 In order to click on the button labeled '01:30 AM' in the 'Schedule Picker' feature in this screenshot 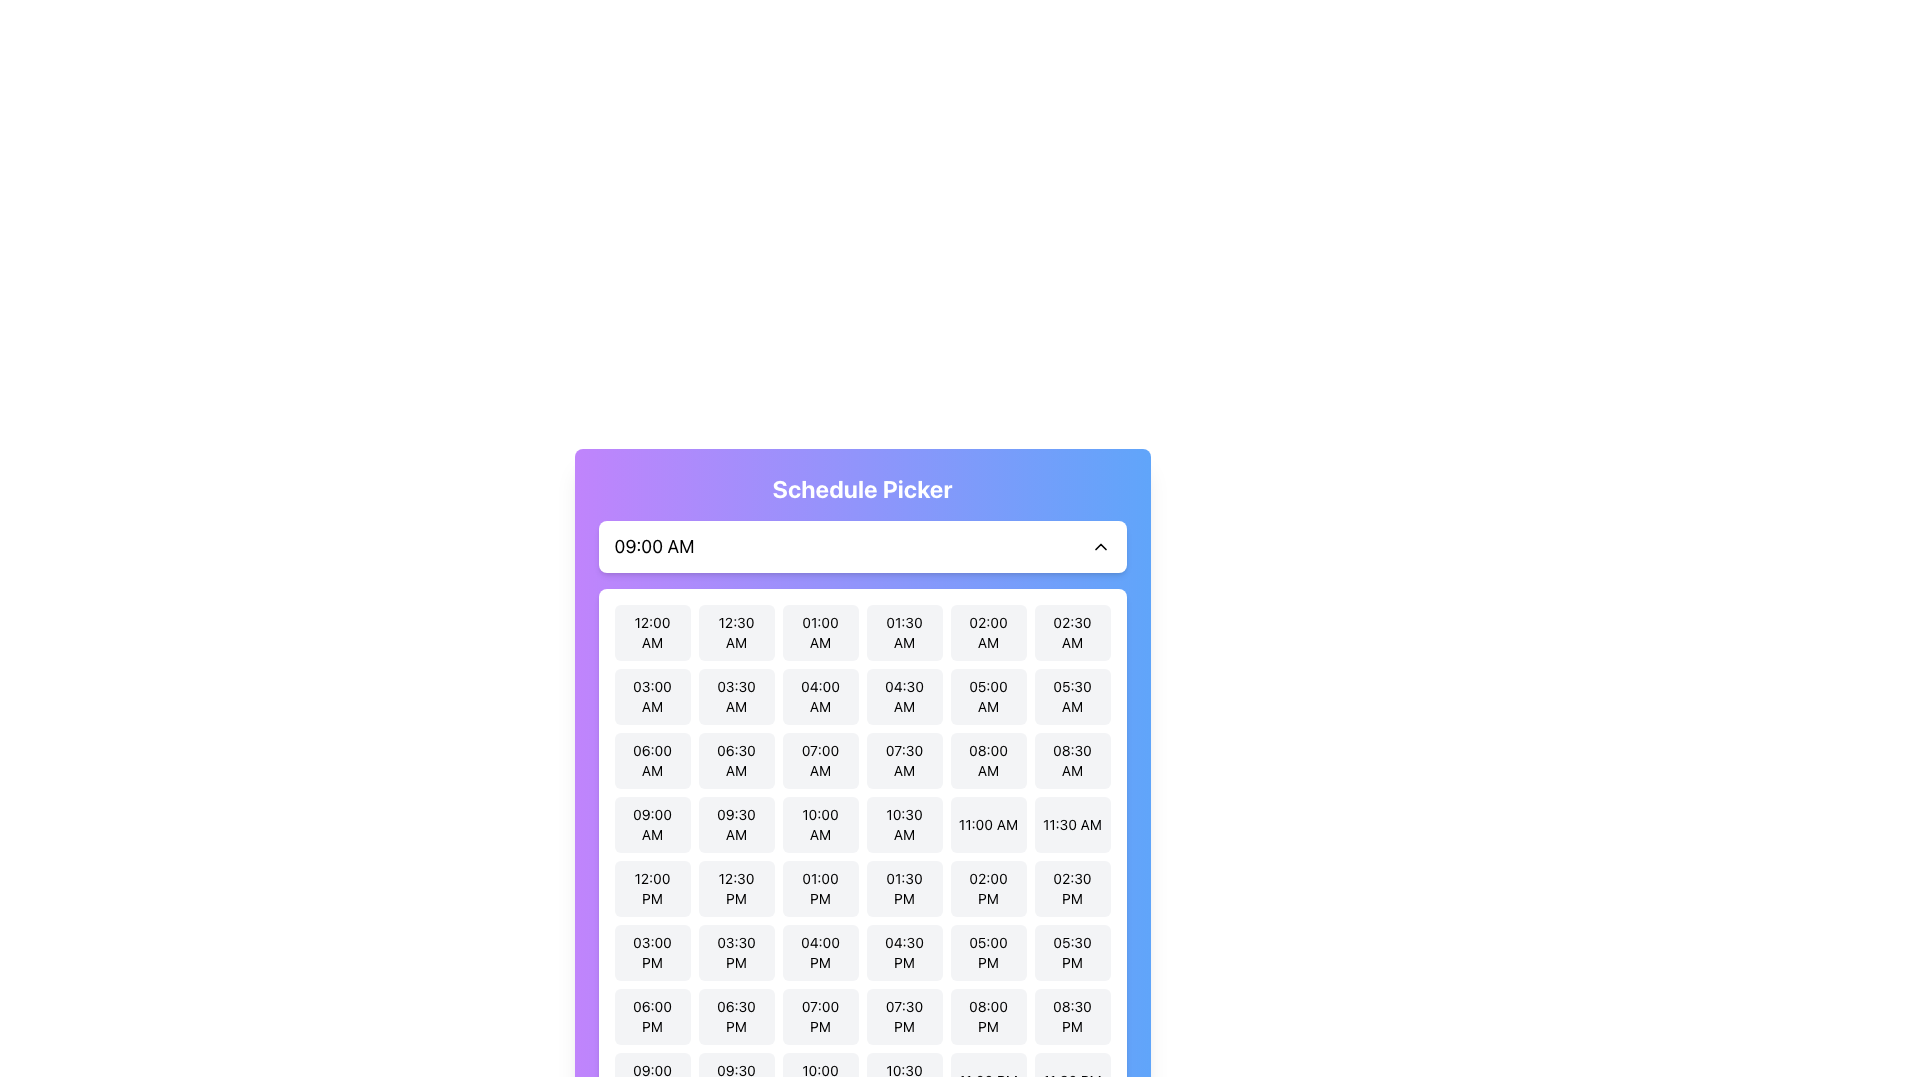, I will do `click(903, 632)`.